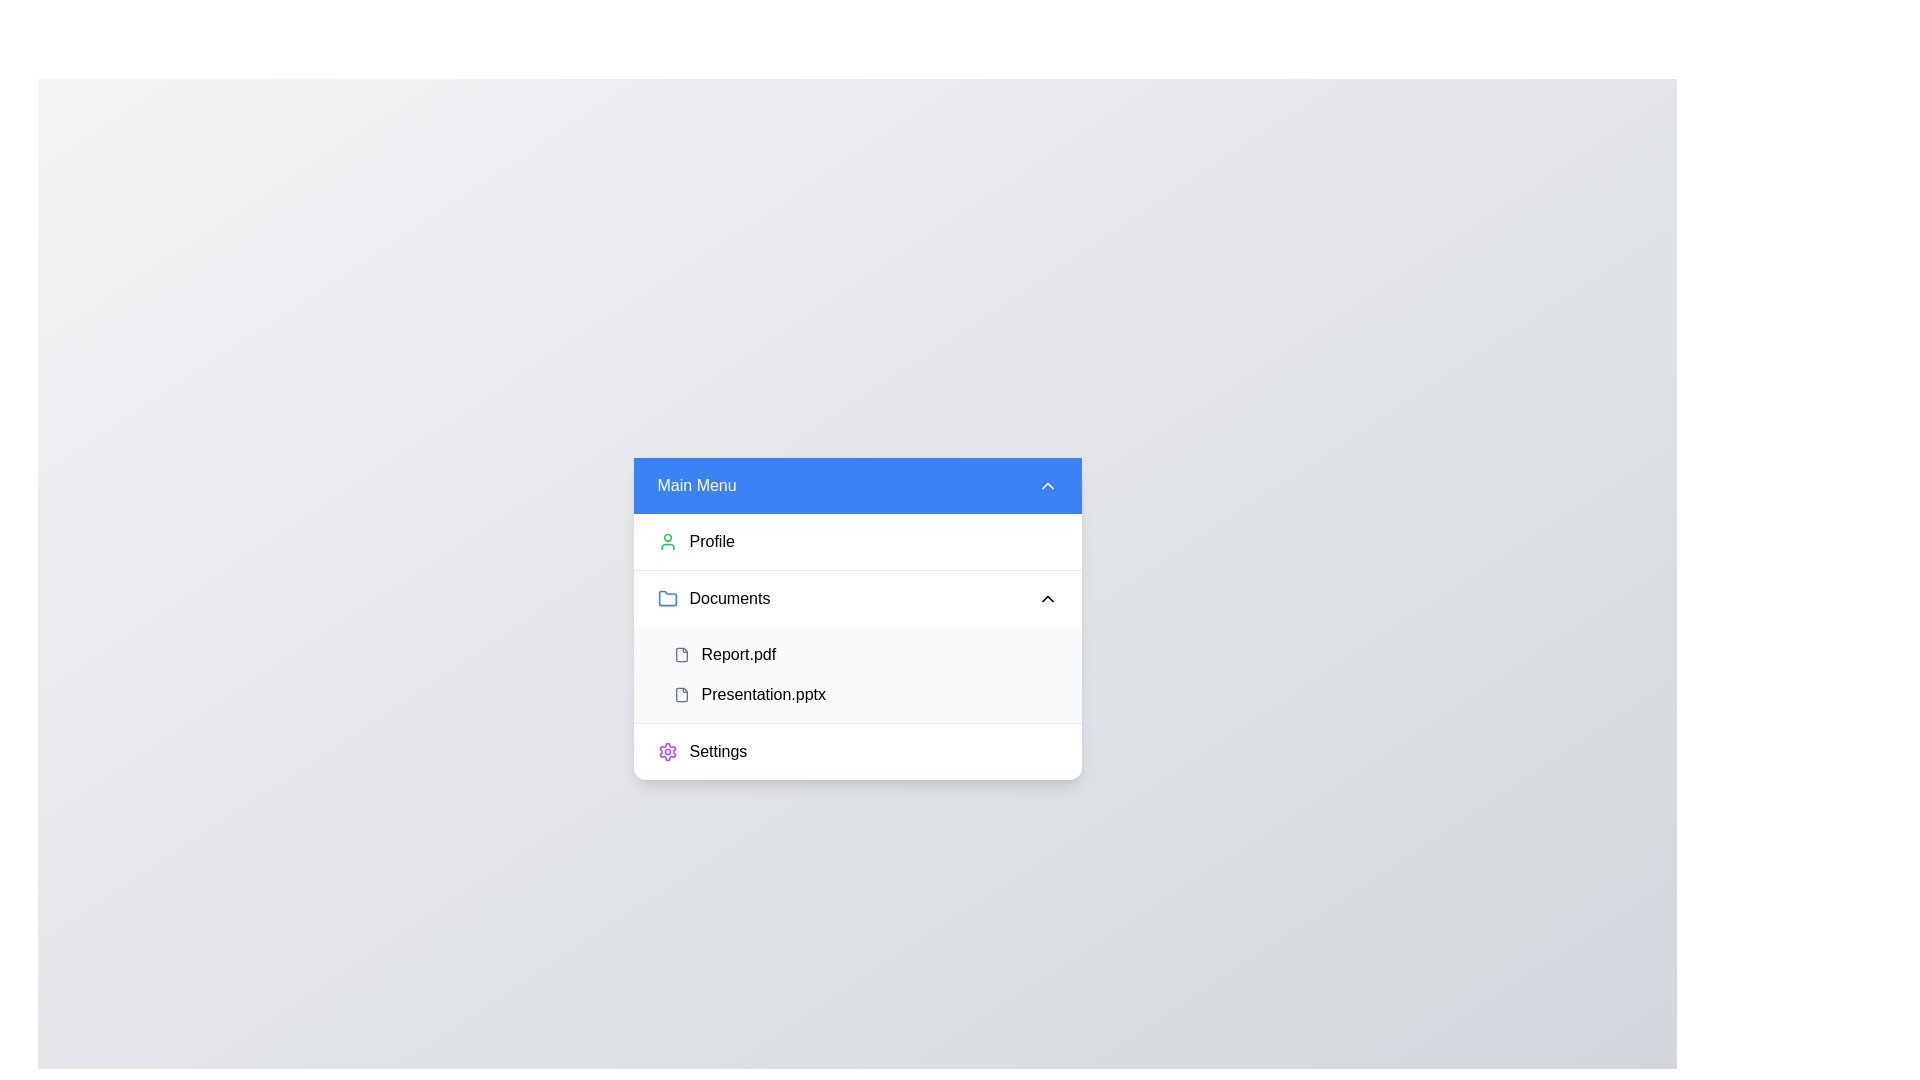 The image size is (1920, 1080). What do you see at coordinates (1046, 486) in the screenshot?
I see `the chevron icon located at the top-right corner of the blue header bar labeled 'Main Menu'` at bounding box center [1046, 486].